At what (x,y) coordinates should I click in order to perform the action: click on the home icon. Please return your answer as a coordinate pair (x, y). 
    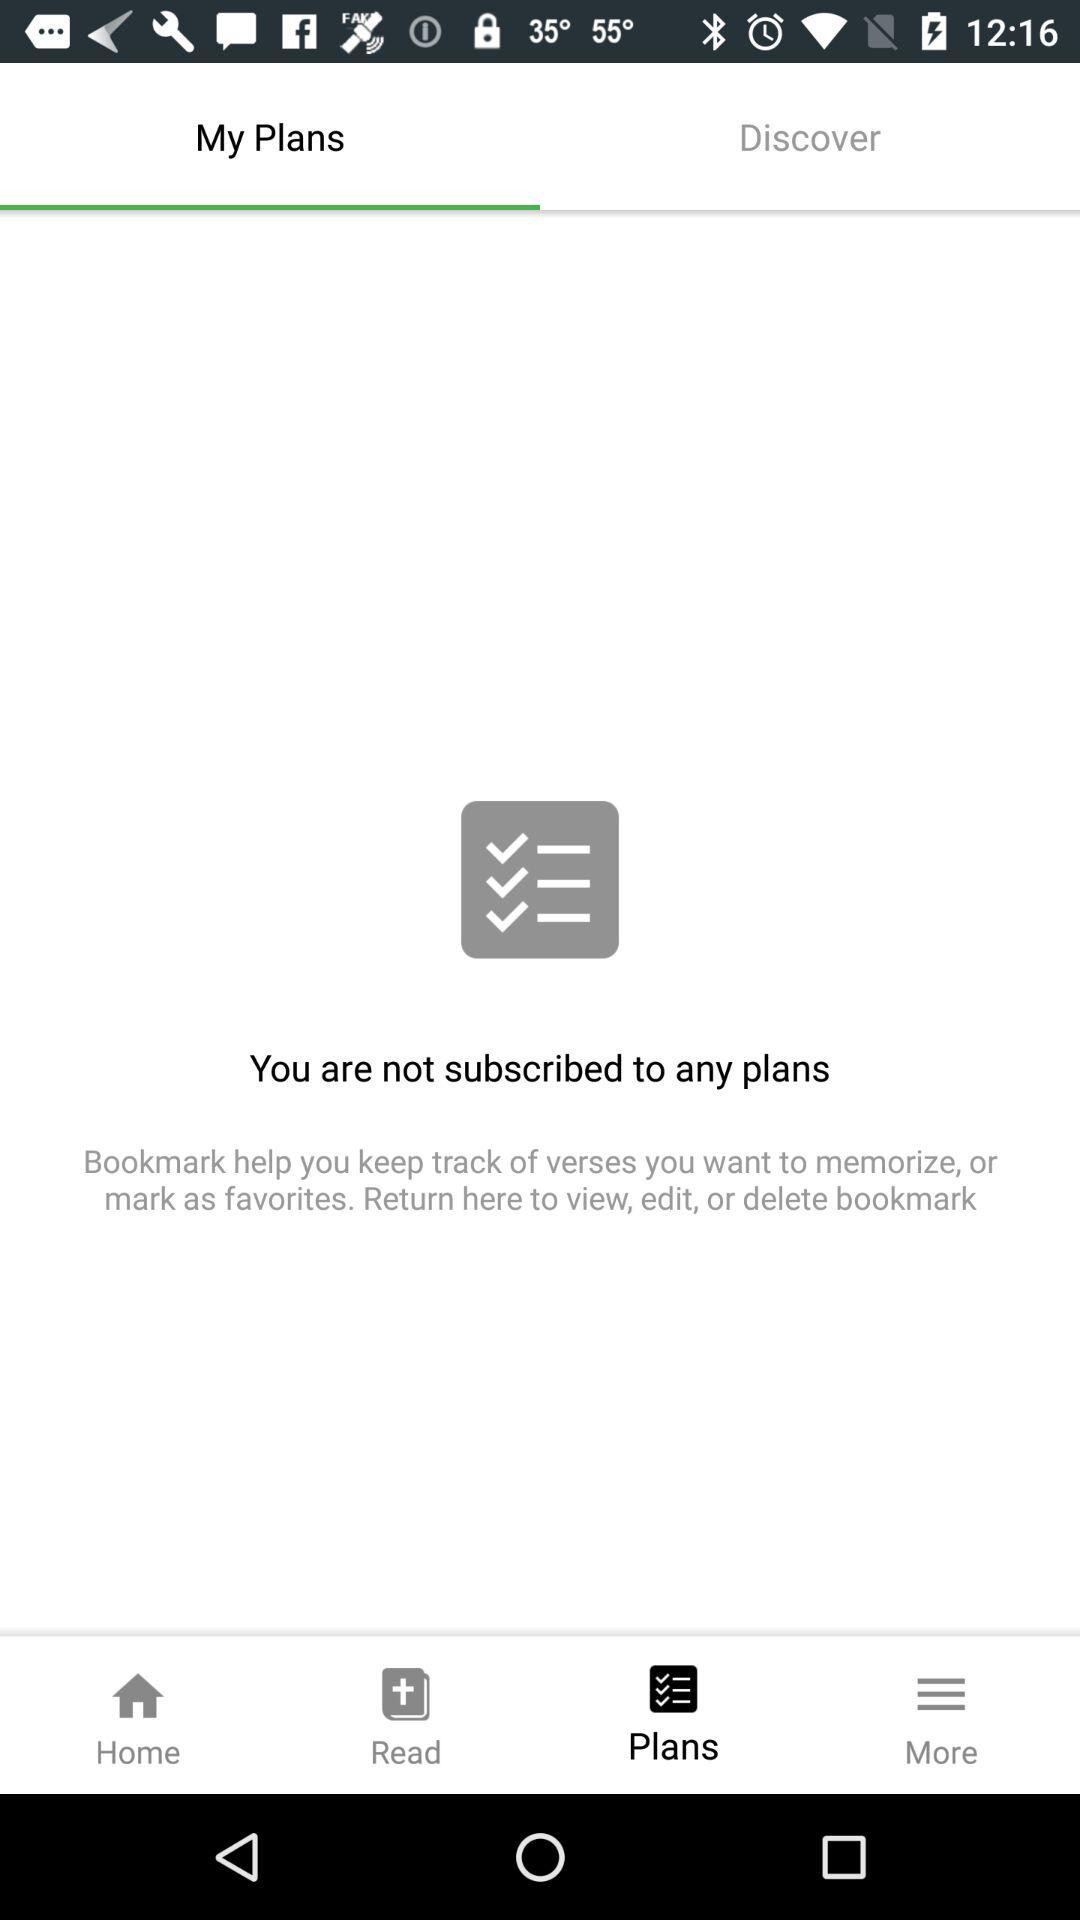
    Looking at the image, I should click on (137, 1714).